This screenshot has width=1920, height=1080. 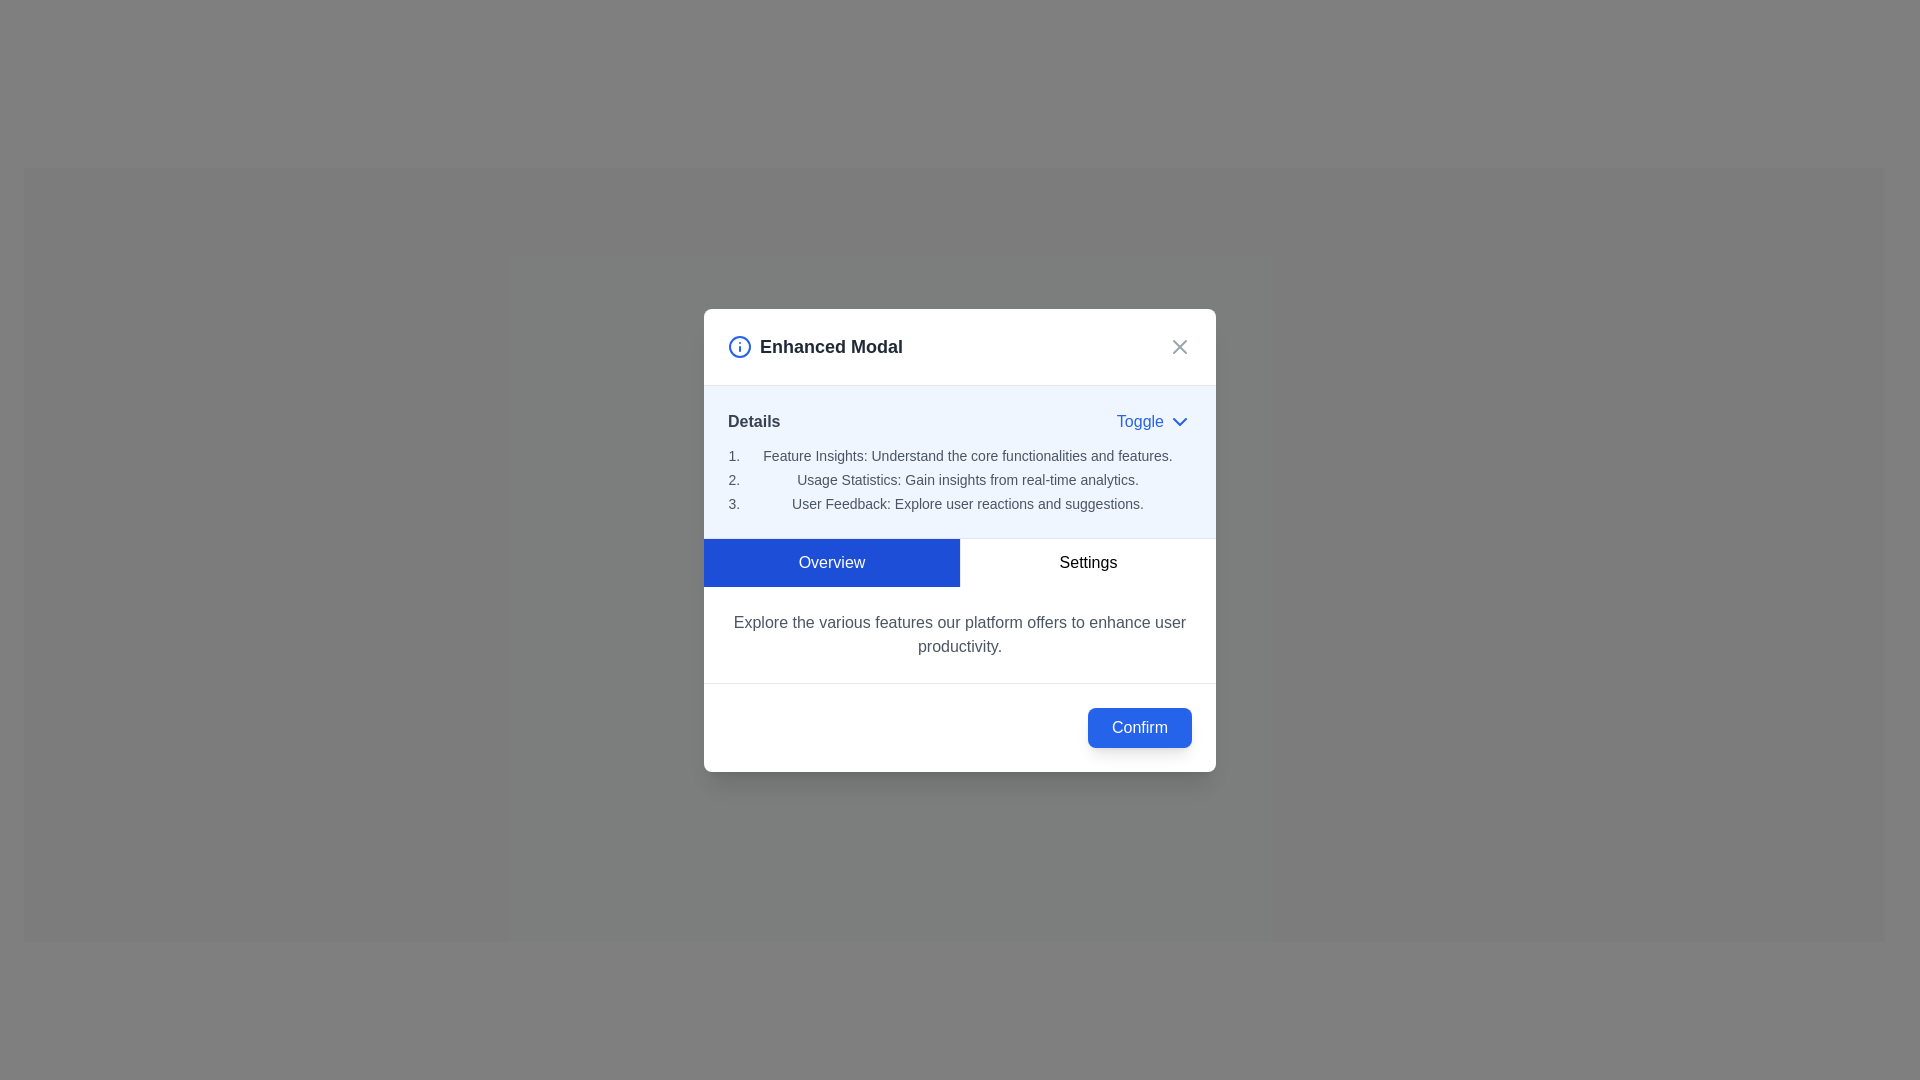 What do you see at coordinates (960, 634) in the screenshot?
I see `the informational text block within the modal dialog, positioned below the tabbed navigation area and above the 'Confirm' button` at bounding box center [960, 634].